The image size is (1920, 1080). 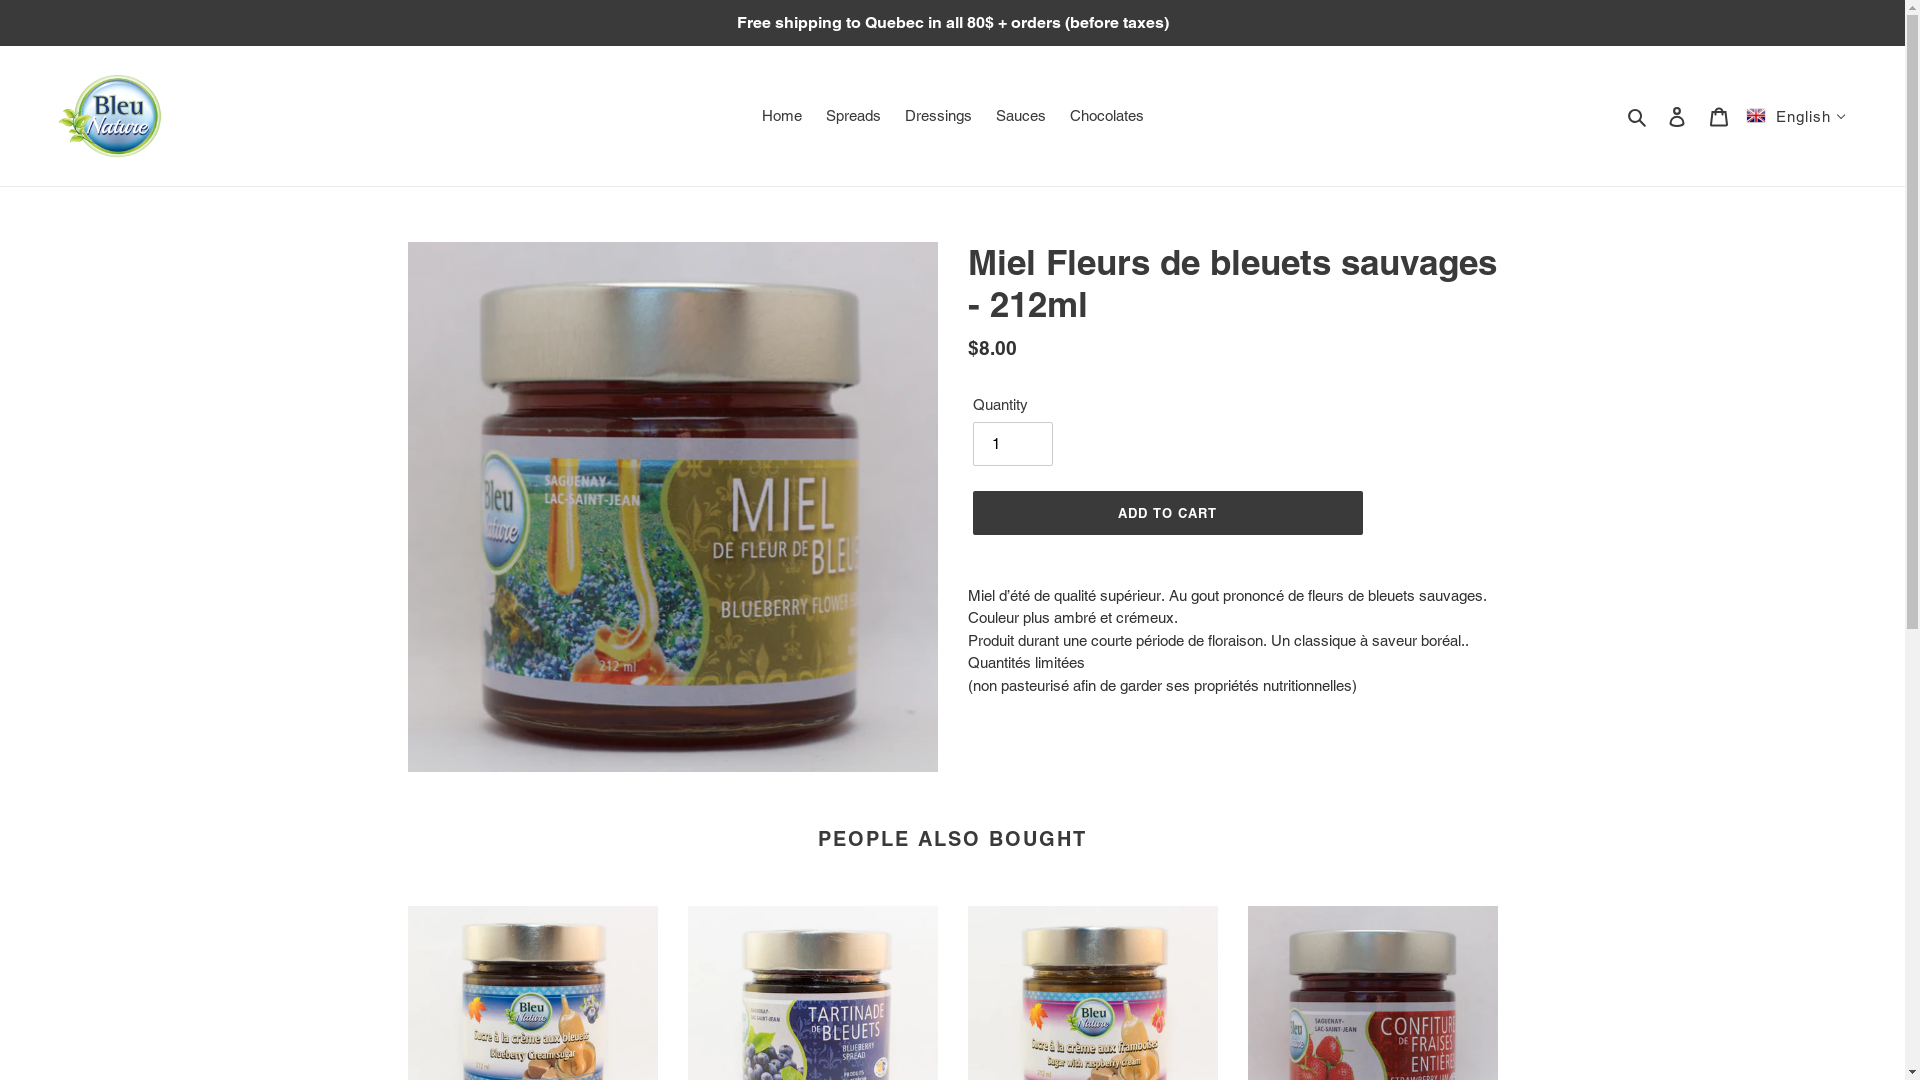 What do you see at coordinates (781, 116) in the screenshot?
I see `'Home'` at bounding box center [781, 116].